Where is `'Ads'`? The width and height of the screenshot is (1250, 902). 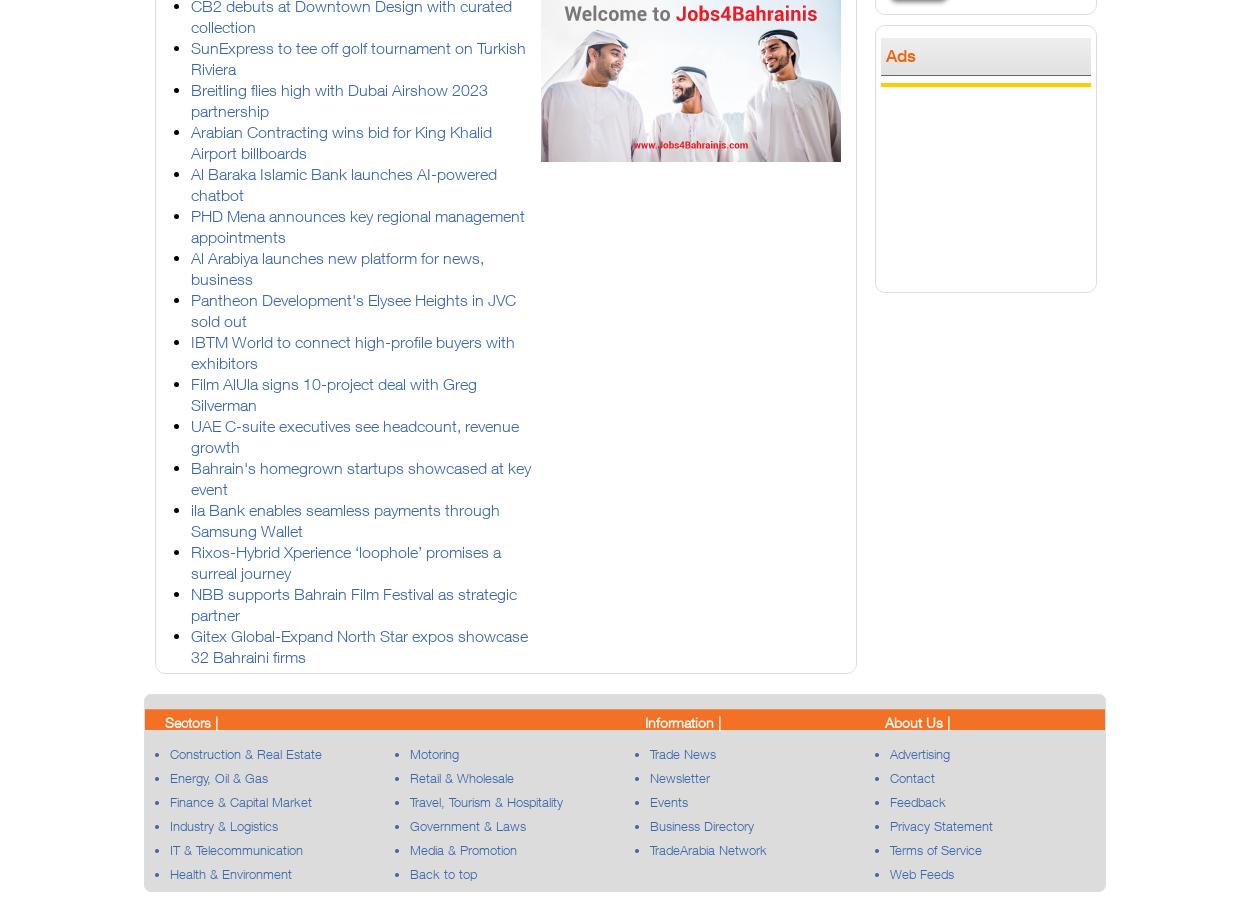
'Ads' is located at coordinates (901, 54).